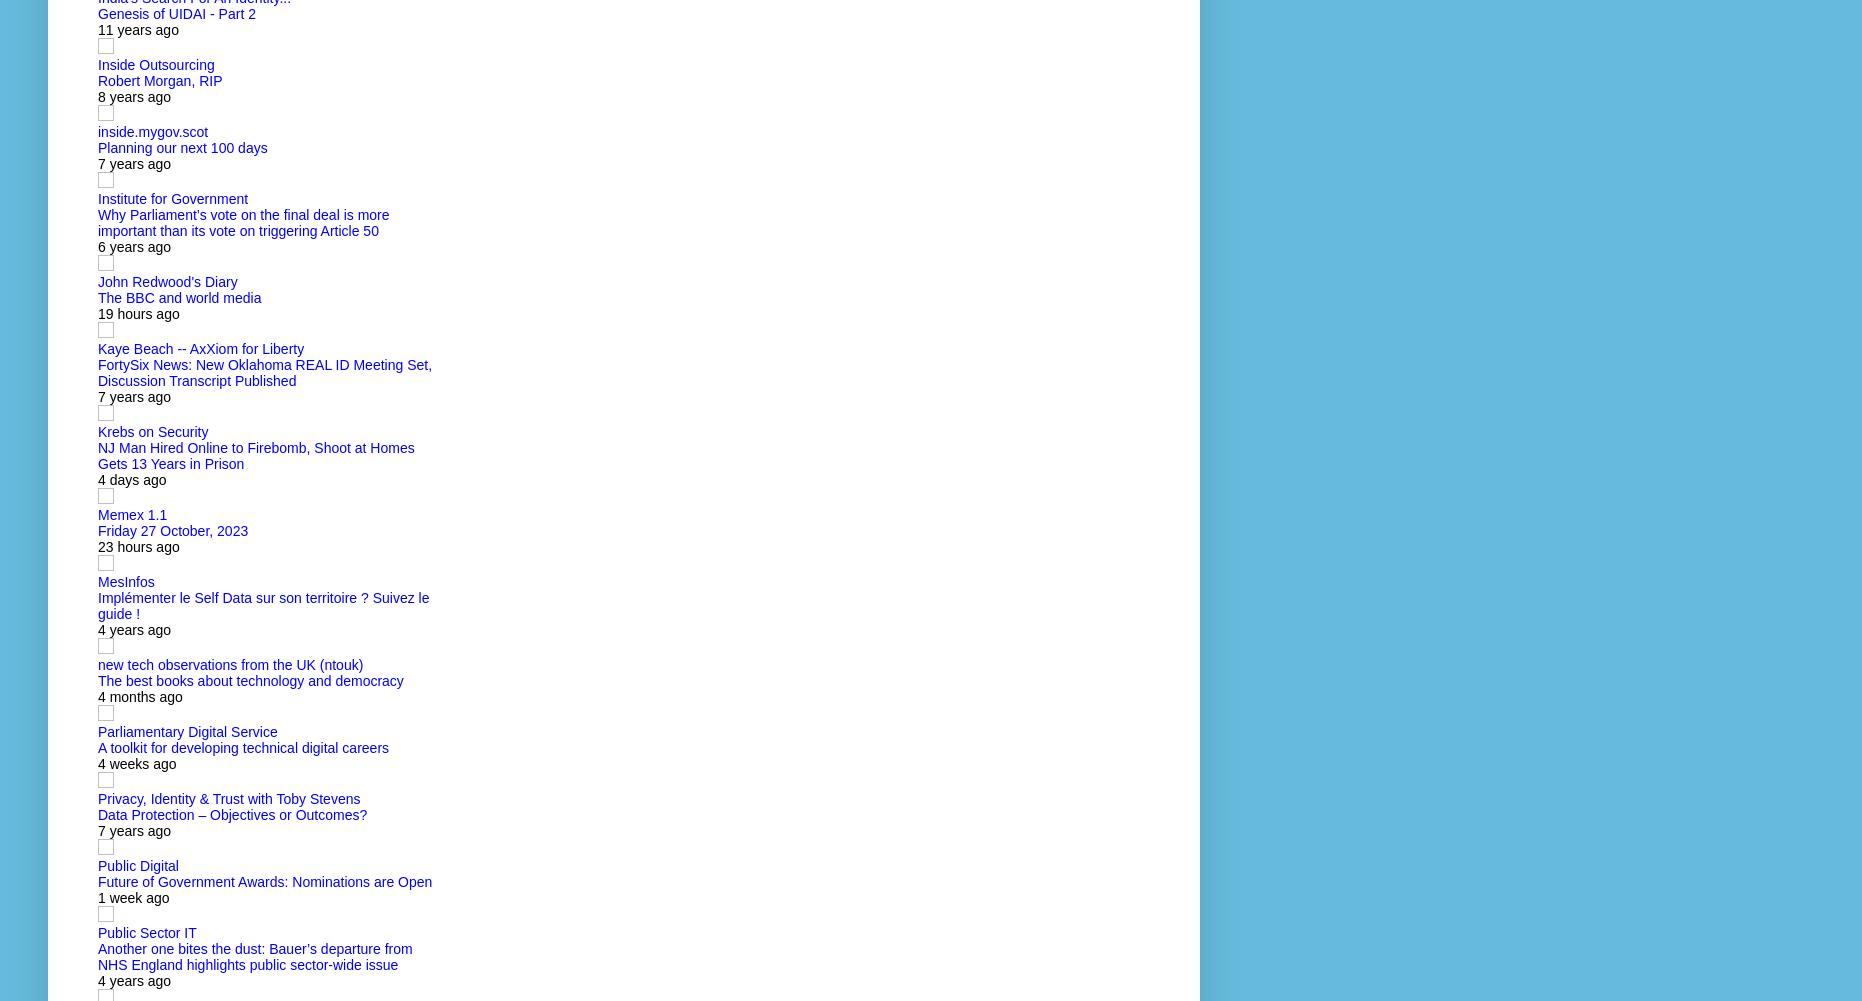 This screenshot has width=1862, height=1001. What do you see at coordinates (136, 763) in the screenshot?
I see `'4 weeks ago'` at bounding box center [136, 763].